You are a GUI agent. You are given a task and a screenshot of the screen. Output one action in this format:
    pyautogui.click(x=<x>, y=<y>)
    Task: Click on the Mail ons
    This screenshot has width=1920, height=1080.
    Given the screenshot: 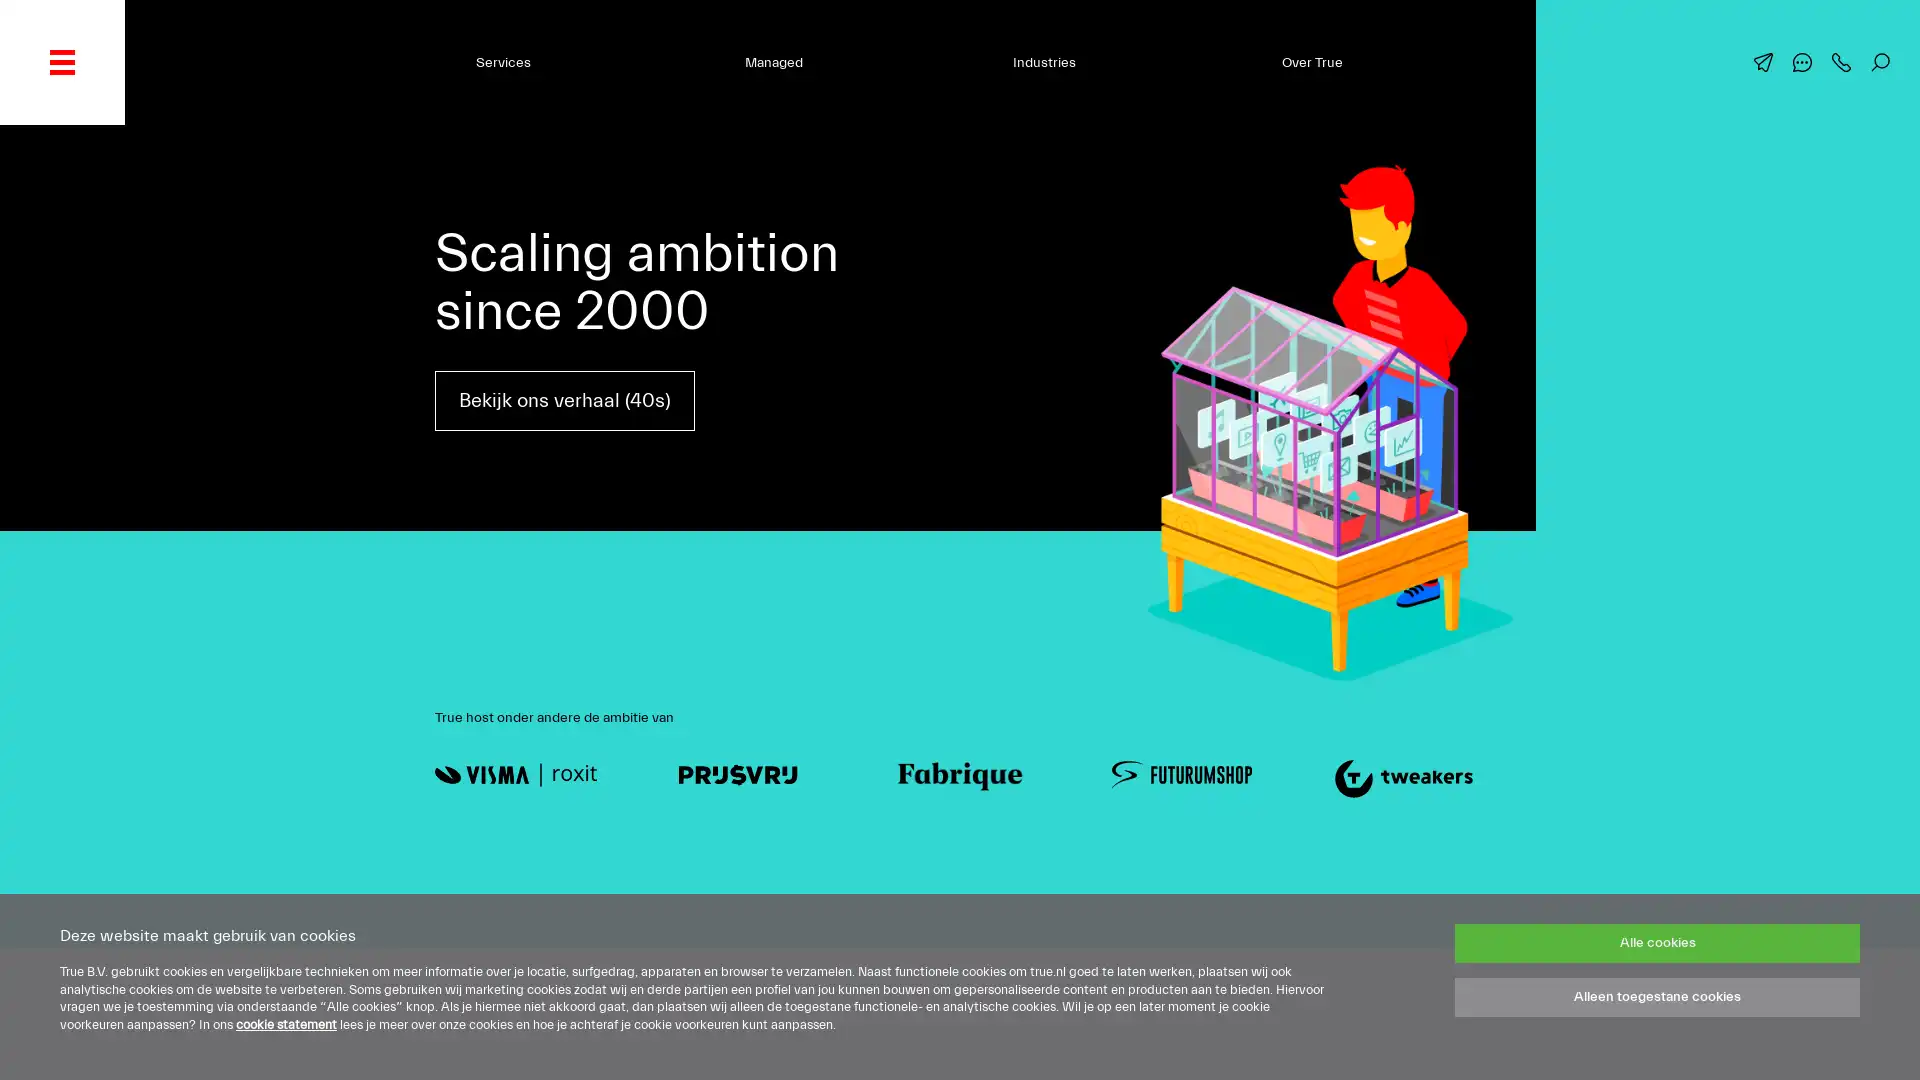 What is the action you would take?
    pyautogui.click(x=1773, y=61)
    